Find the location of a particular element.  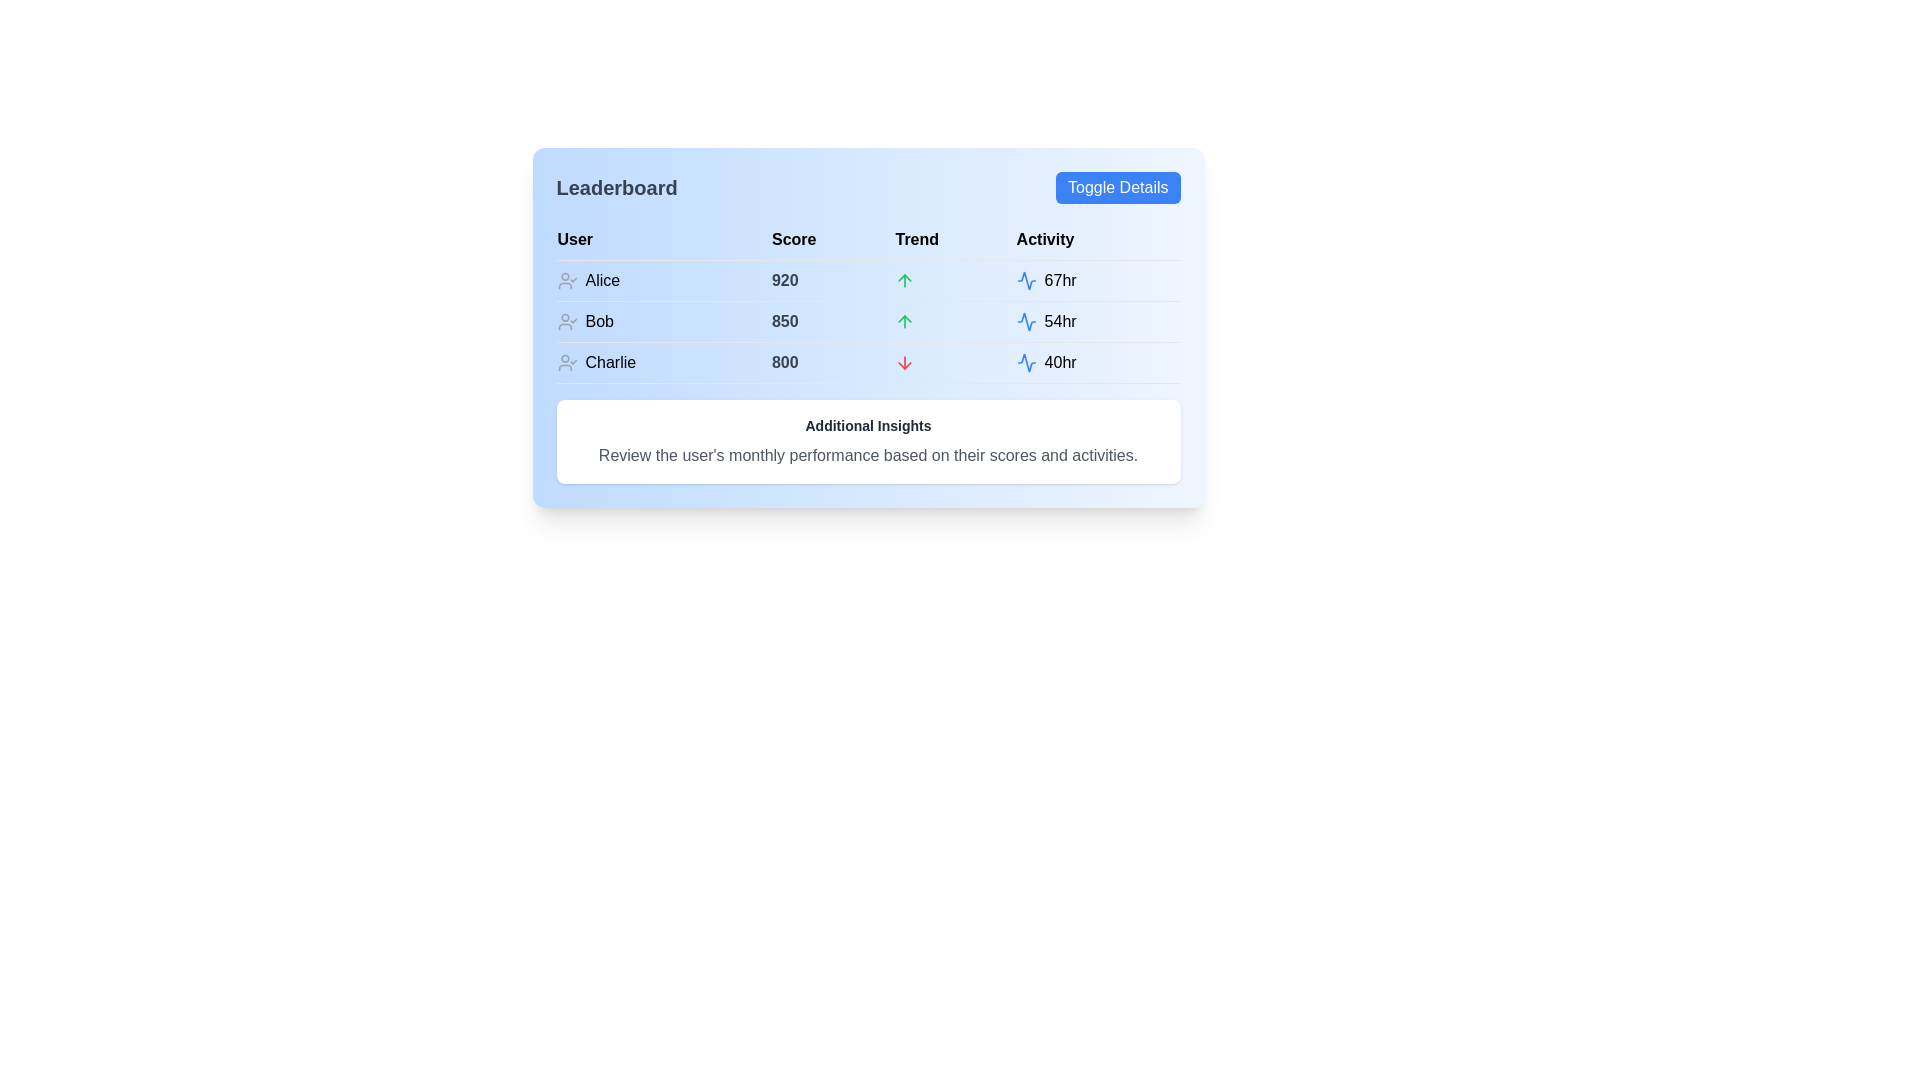

the 'Activity' metric icon for user 'Bob' in the leaderboard table, which is located to the left of the number '54hr' is located at coordinates (1026, 320).